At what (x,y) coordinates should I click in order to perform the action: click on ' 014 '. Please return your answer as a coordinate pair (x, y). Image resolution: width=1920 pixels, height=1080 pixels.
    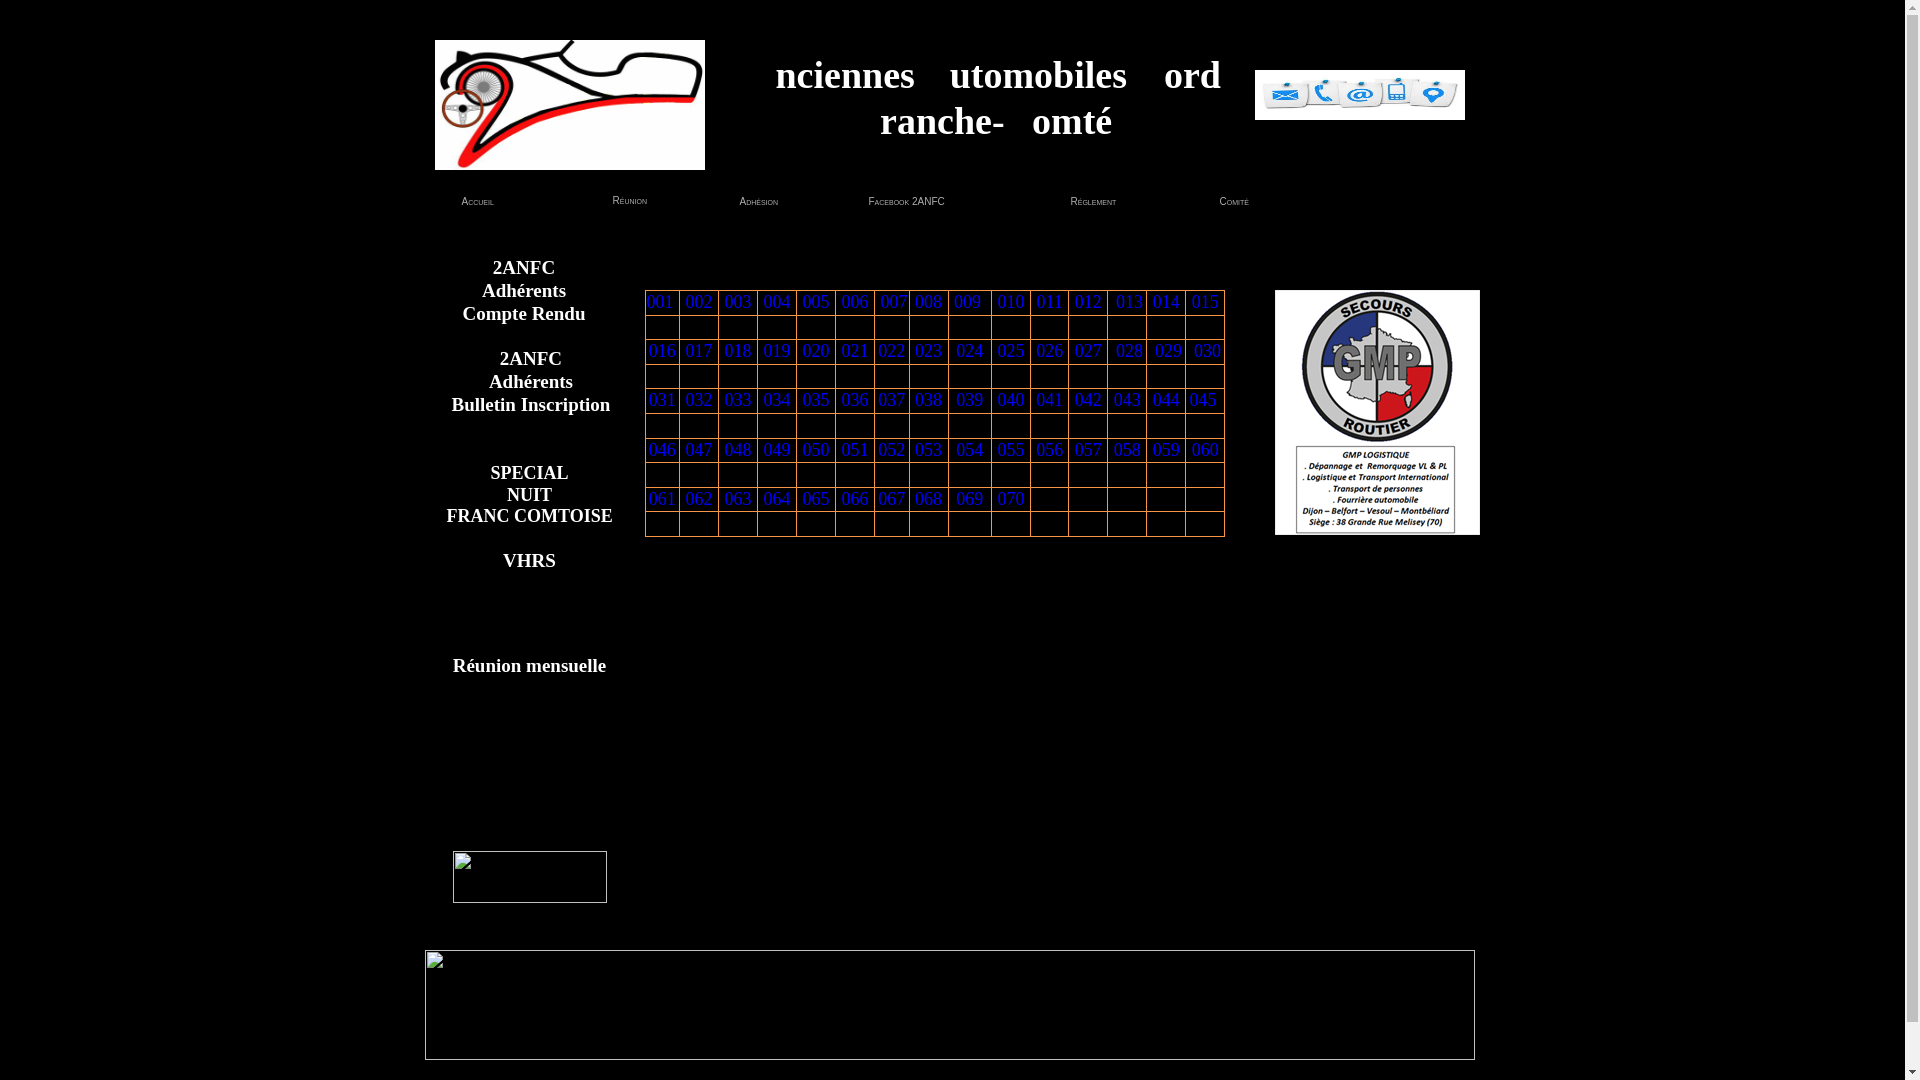
    Looking at the image, I should click on (1166, 301).